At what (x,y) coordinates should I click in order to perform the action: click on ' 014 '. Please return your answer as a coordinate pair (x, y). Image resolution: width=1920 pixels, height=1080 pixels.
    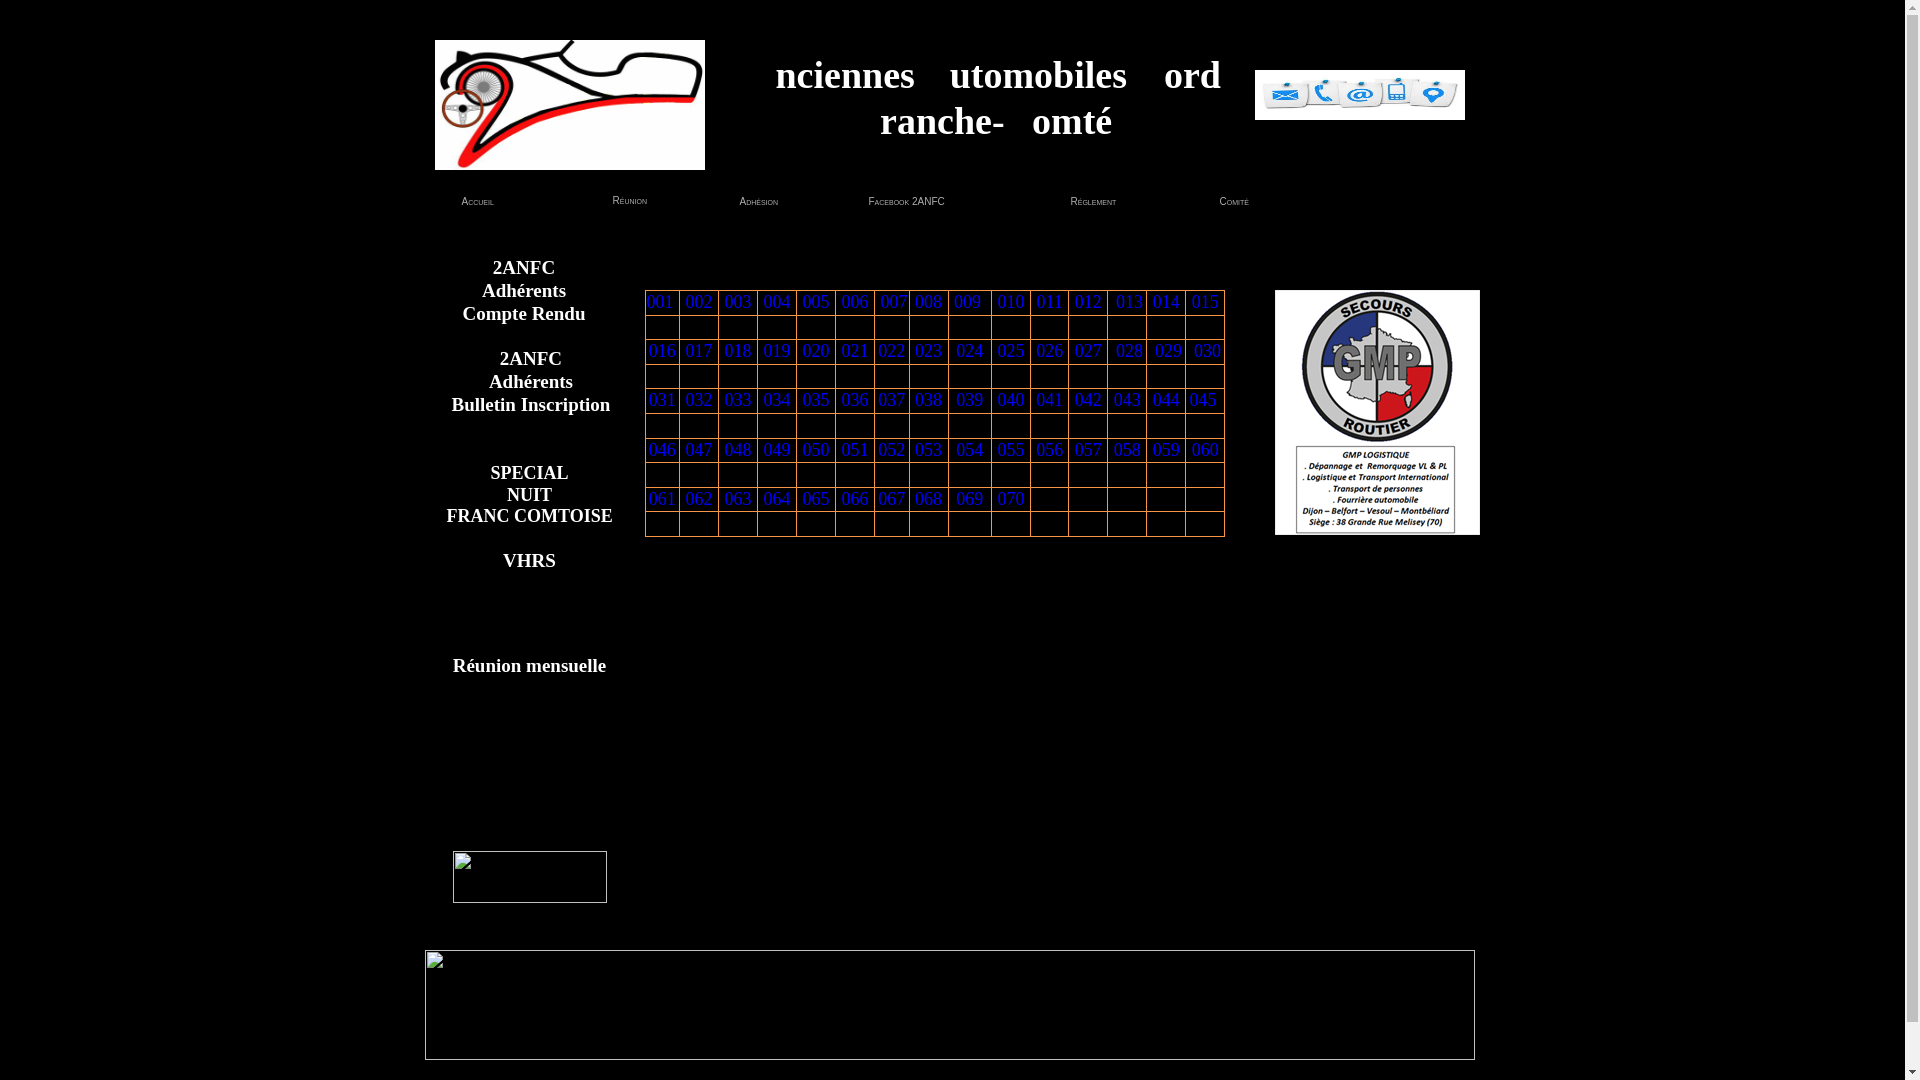
    Looking at the image, I should click on (1166, 301).